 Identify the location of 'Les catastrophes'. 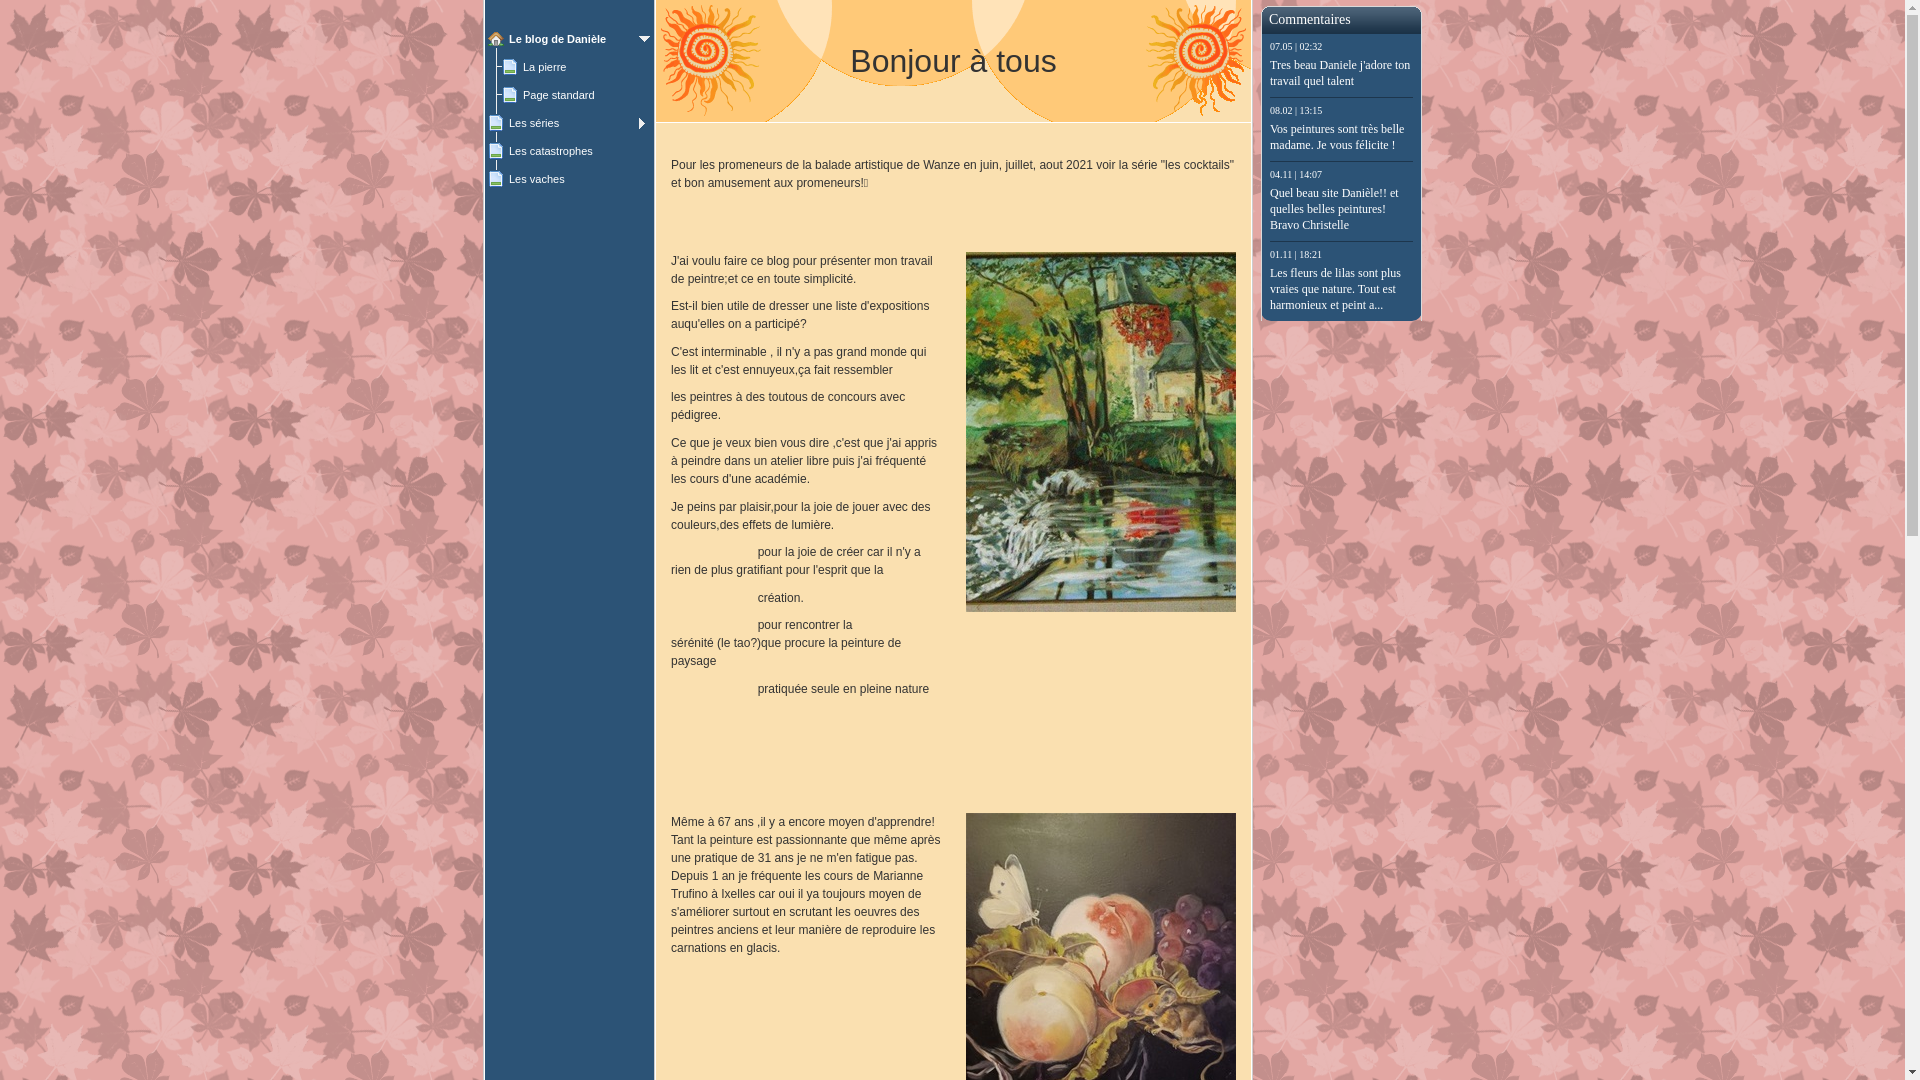
(568, 149).